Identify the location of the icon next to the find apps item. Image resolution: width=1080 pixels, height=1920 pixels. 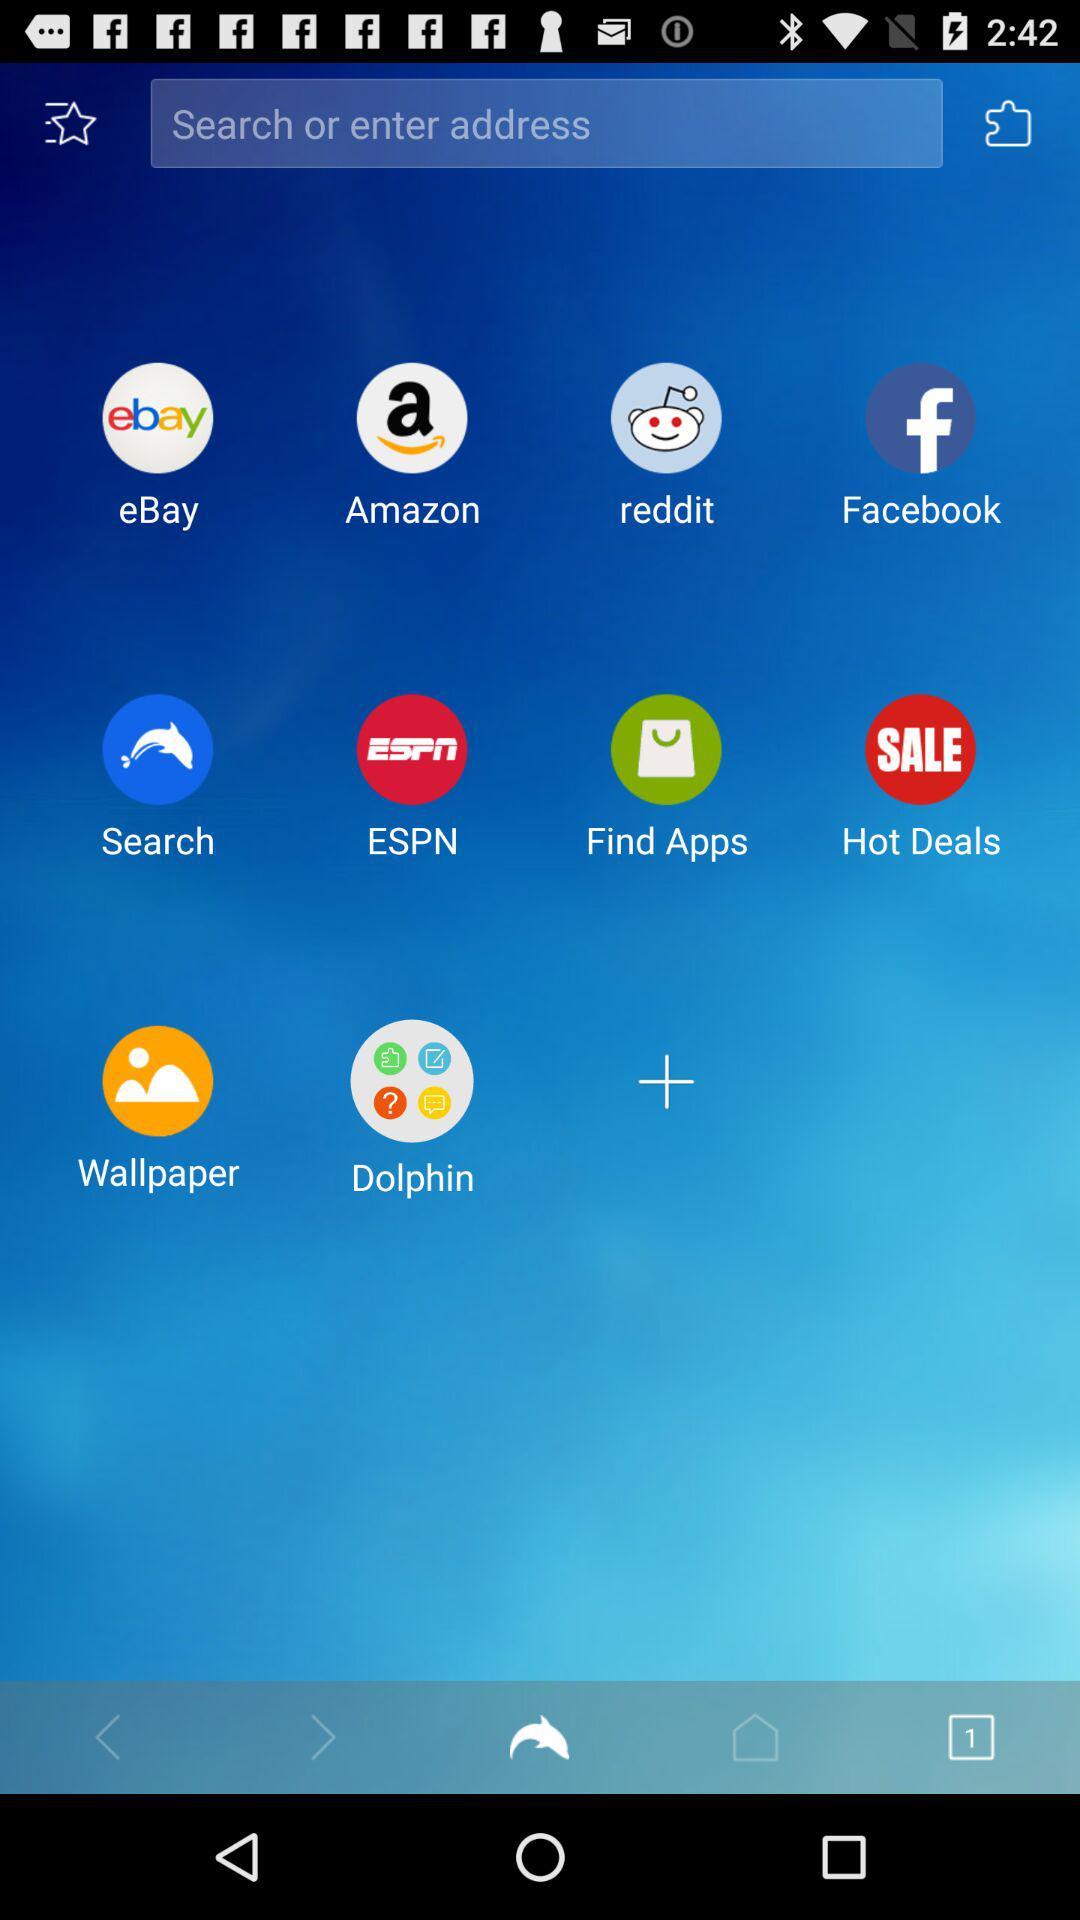
(411, 792).